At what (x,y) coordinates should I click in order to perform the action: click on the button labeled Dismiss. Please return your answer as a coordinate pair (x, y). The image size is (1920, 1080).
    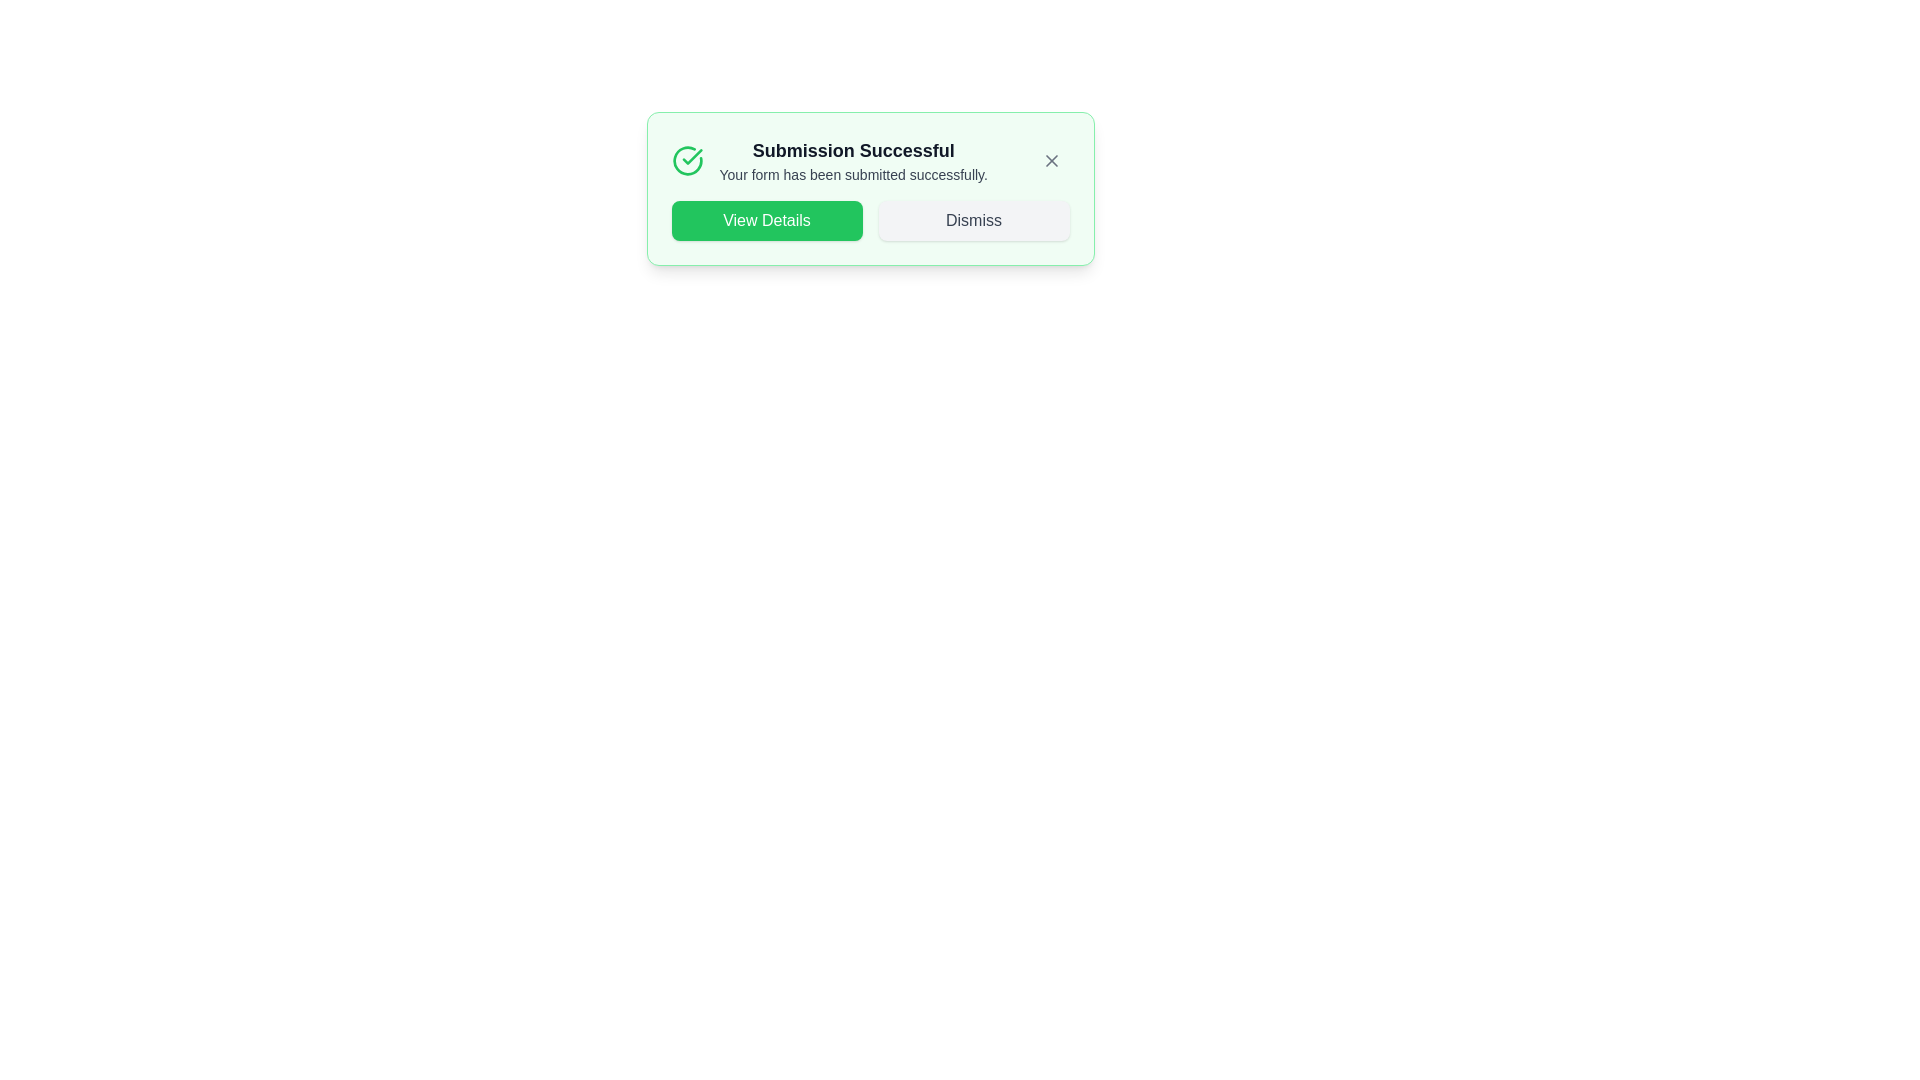
    Looking at the image, I should click on (974, 220).